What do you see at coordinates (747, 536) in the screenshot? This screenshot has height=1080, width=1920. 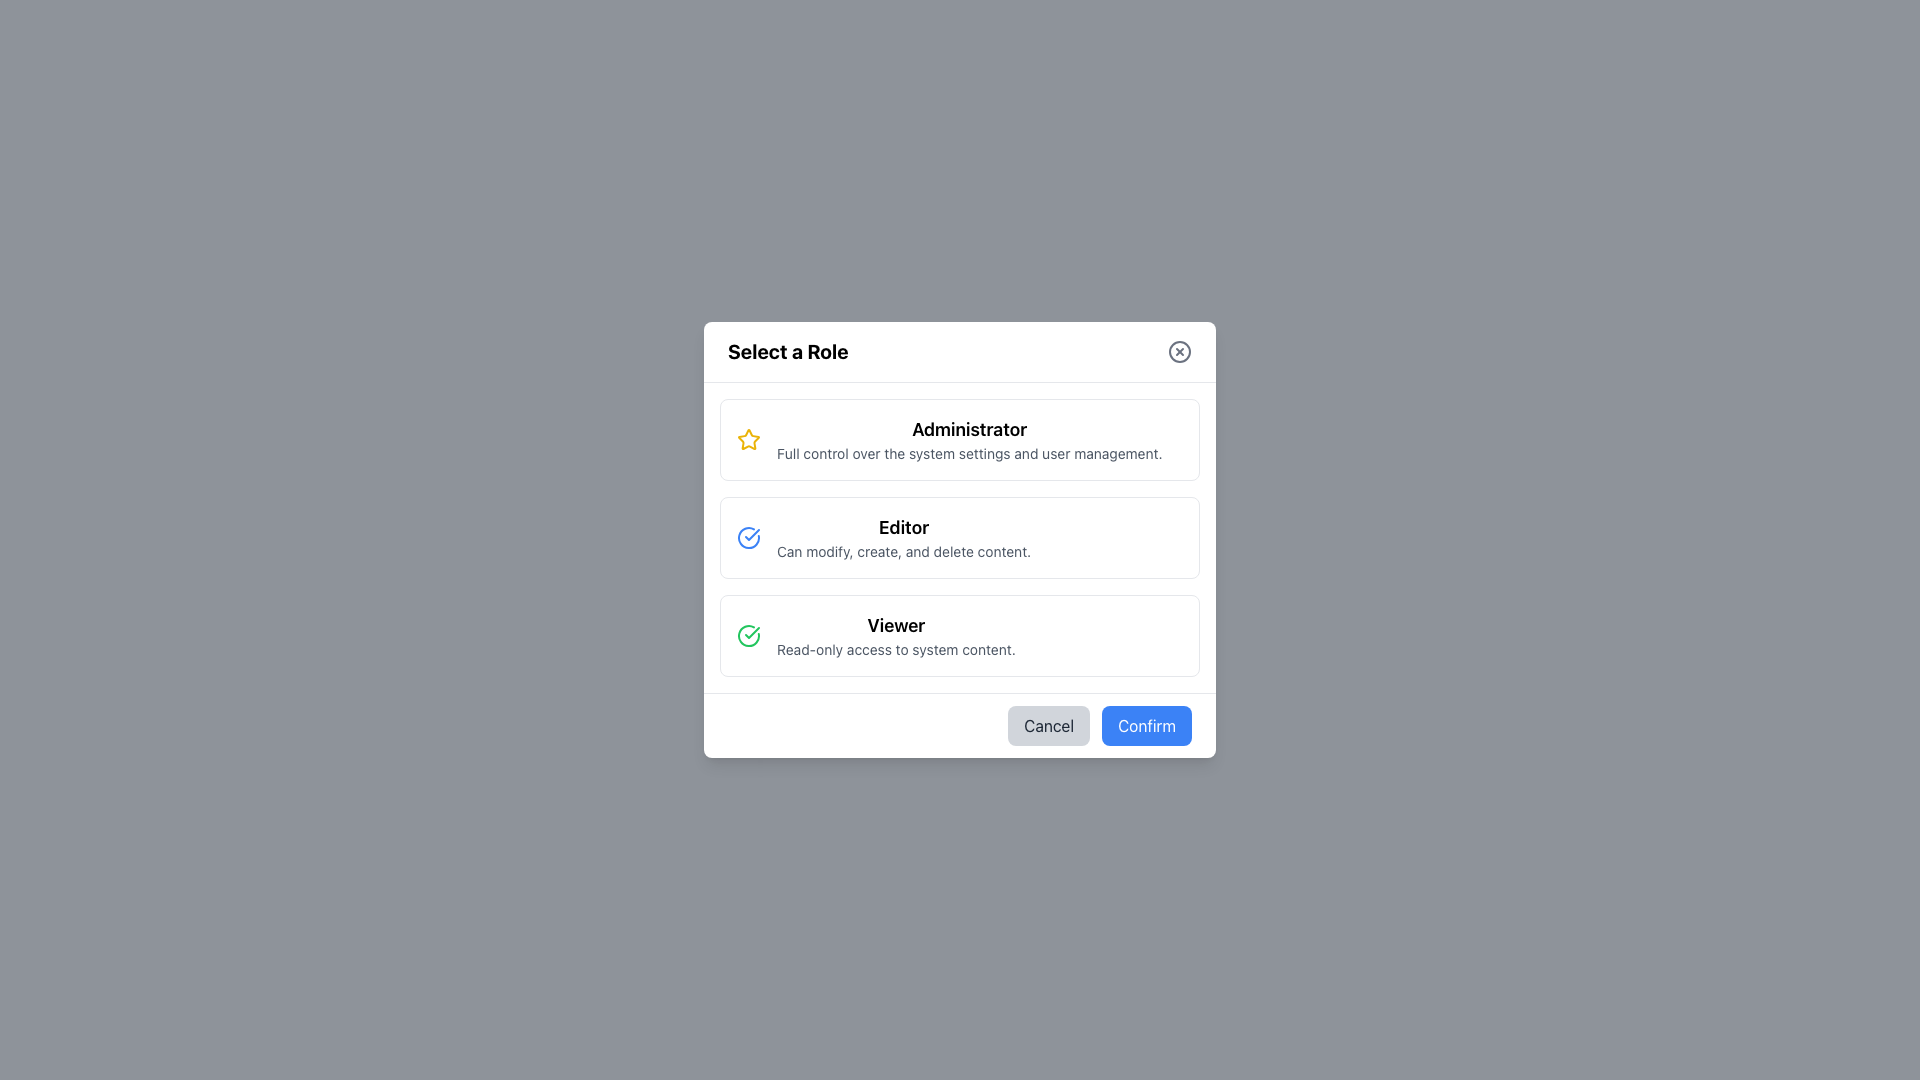 I see `the blue circular icon with a white checkmark located in the 'Editor' section of the 'Select a Role' dialog box` at bounding box center [747, 536].